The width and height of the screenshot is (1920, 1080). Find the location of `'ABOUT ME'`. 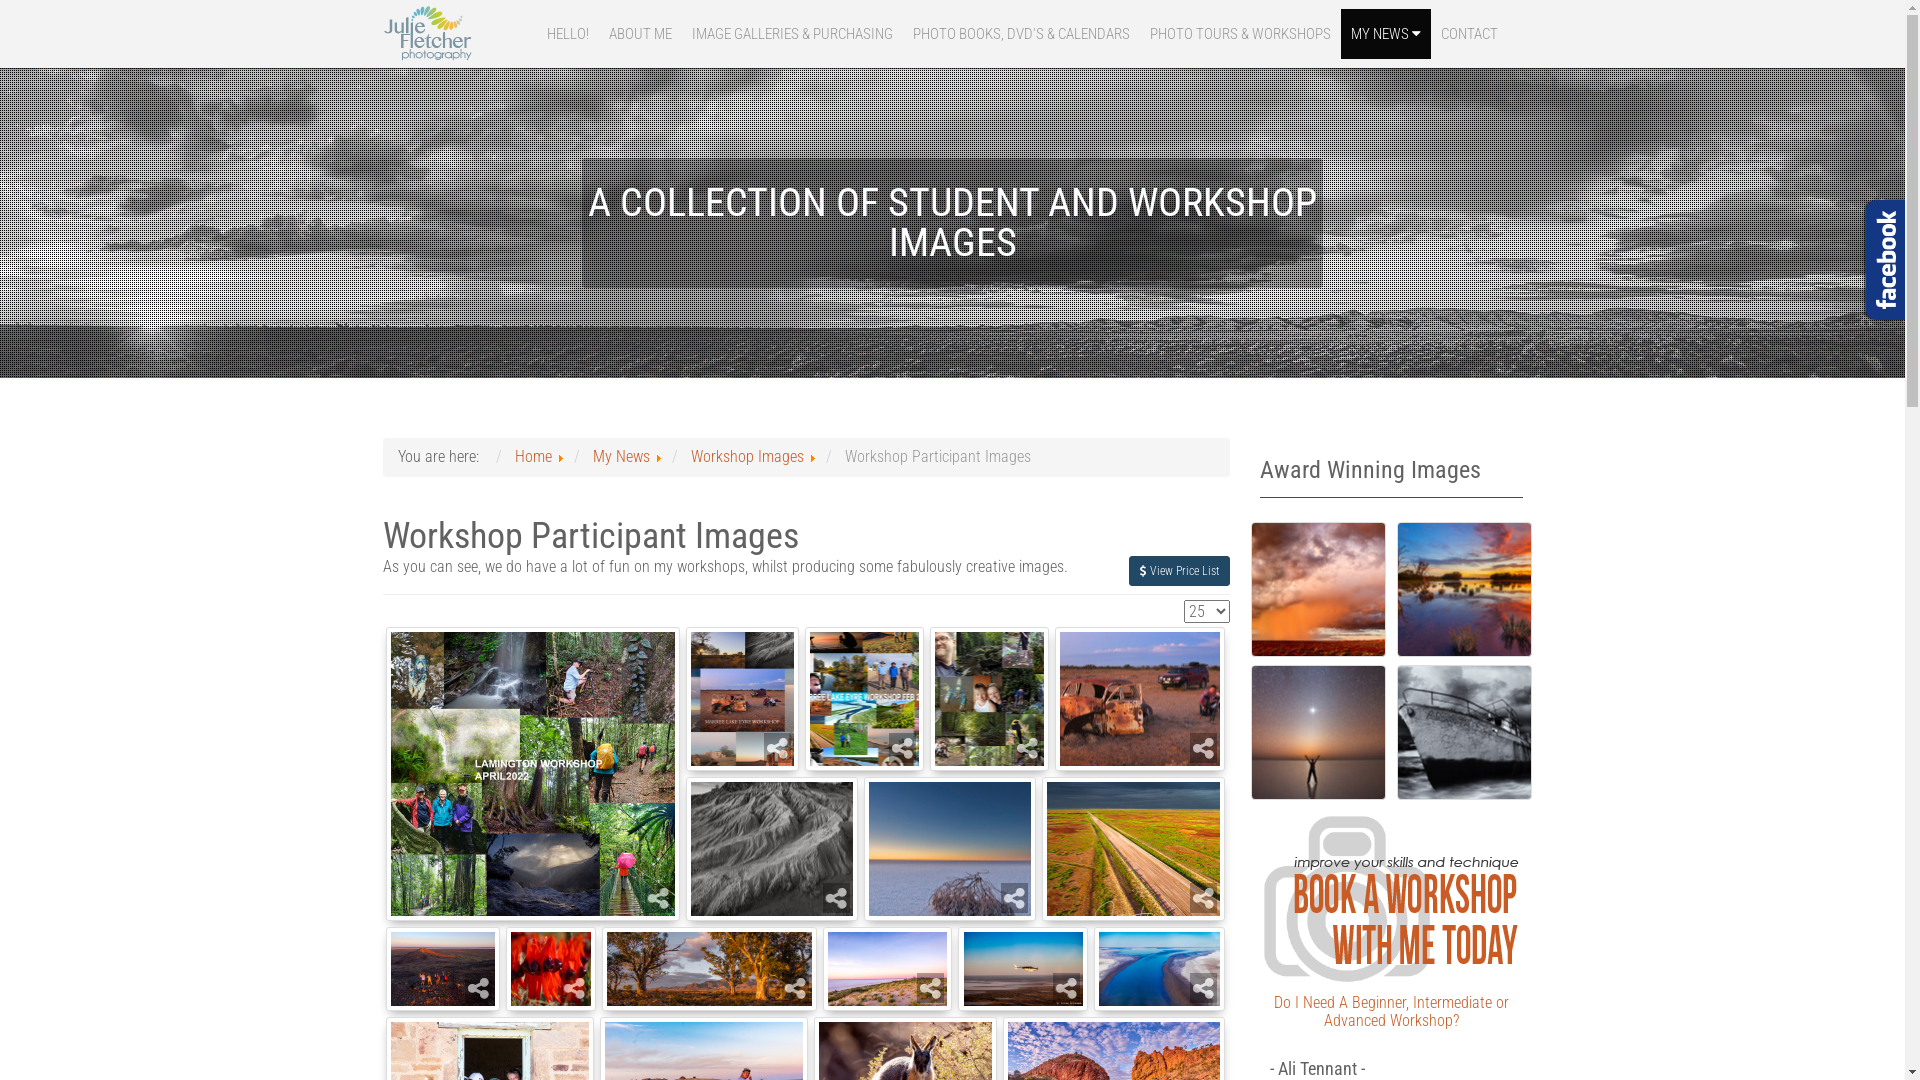

'ABOUT ME' is located at coordinates (638, 34).